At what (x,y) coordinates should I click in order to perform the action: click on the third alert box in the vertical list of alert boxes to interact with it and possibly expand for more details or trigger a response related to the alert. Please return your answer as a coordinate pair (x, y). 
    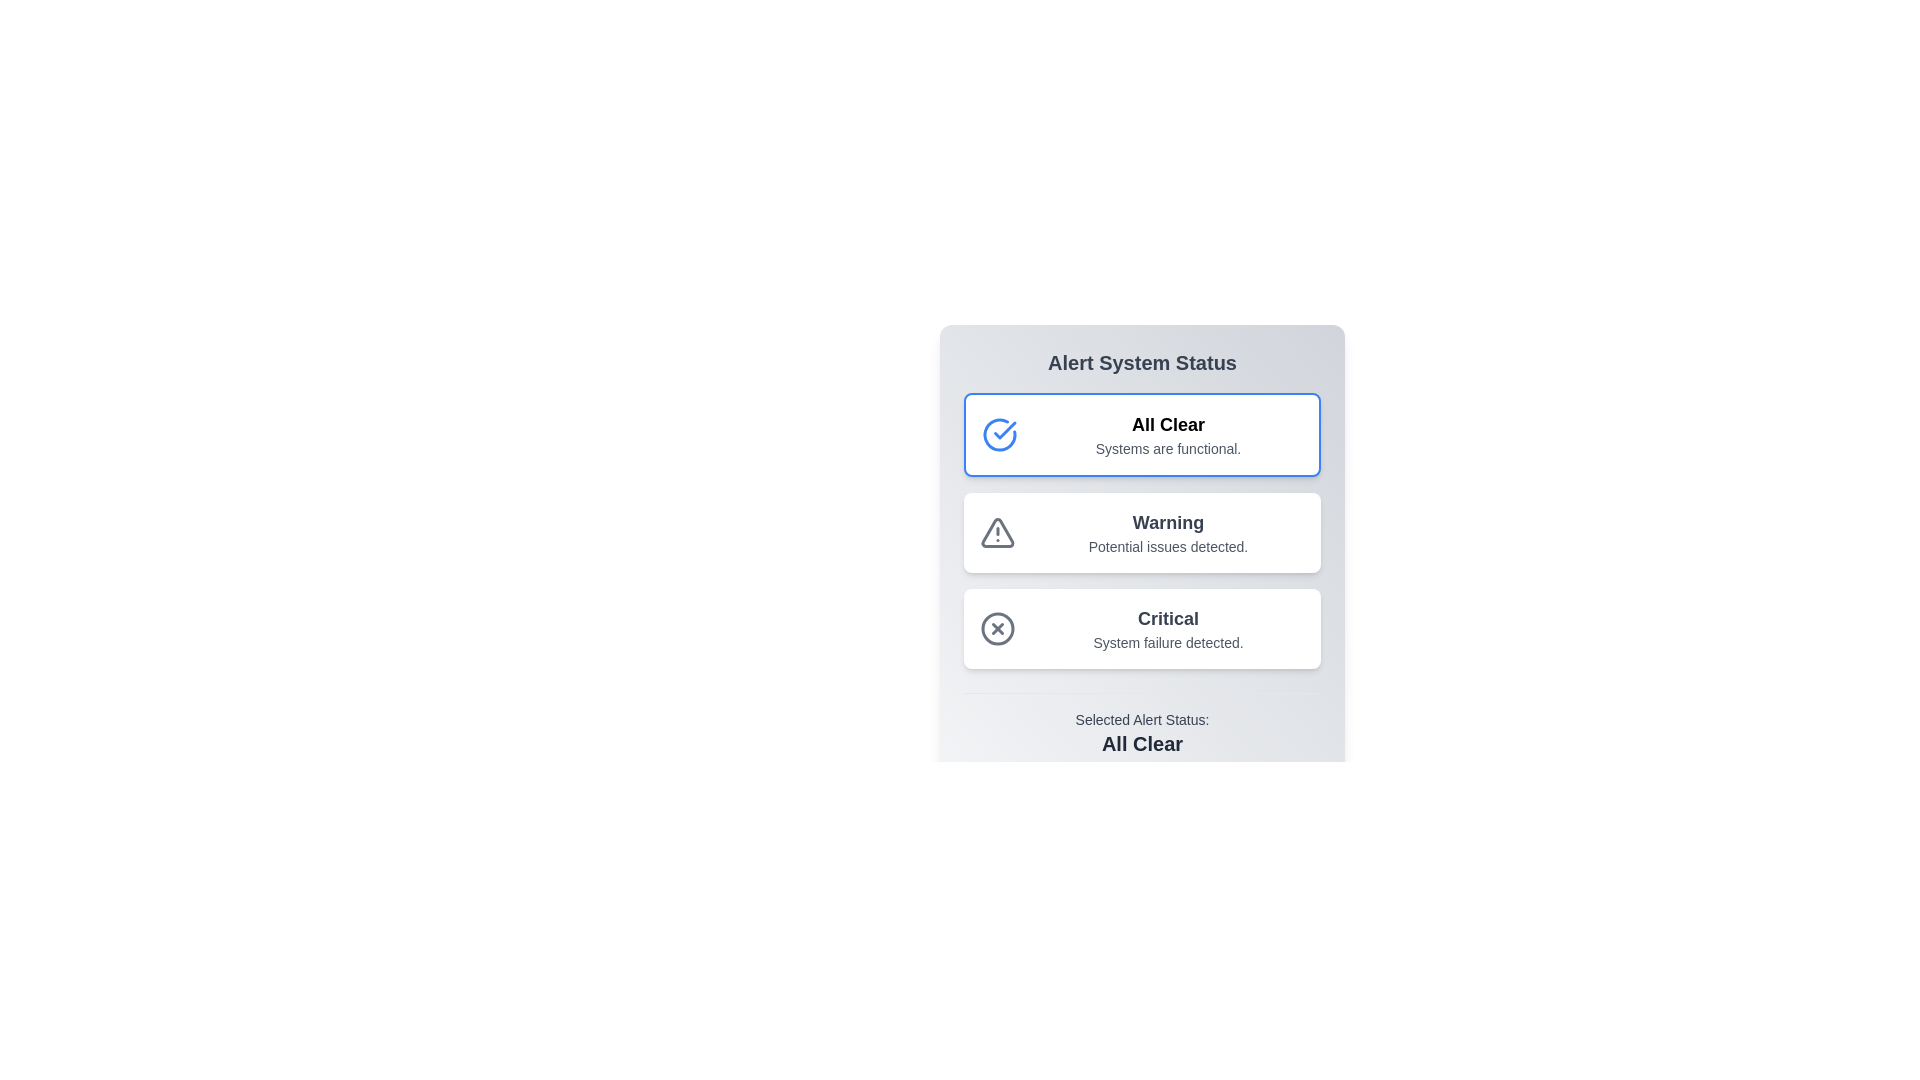
    Looking at the image, I should click on (1142, 627).